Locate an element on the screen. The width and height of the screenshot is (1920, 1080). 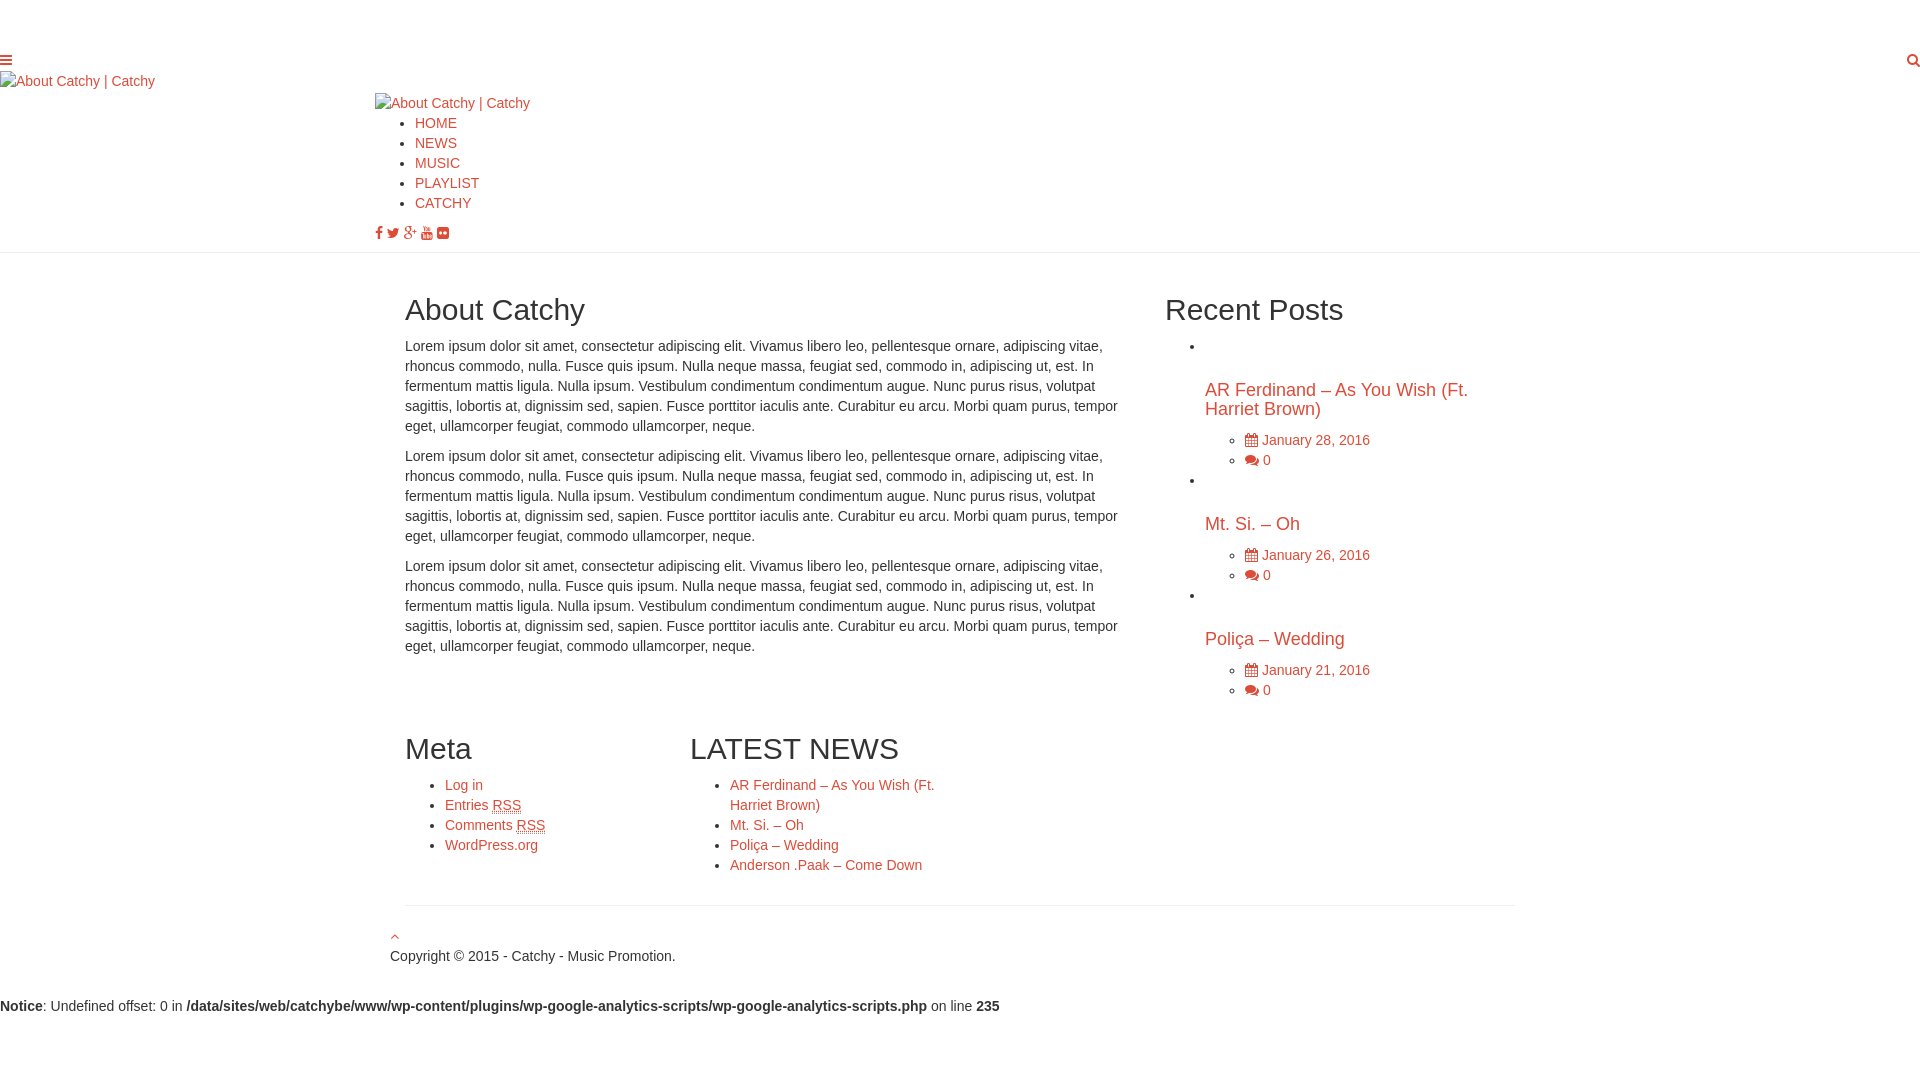
'WordPress.org' is located at coordinates (491, 844).